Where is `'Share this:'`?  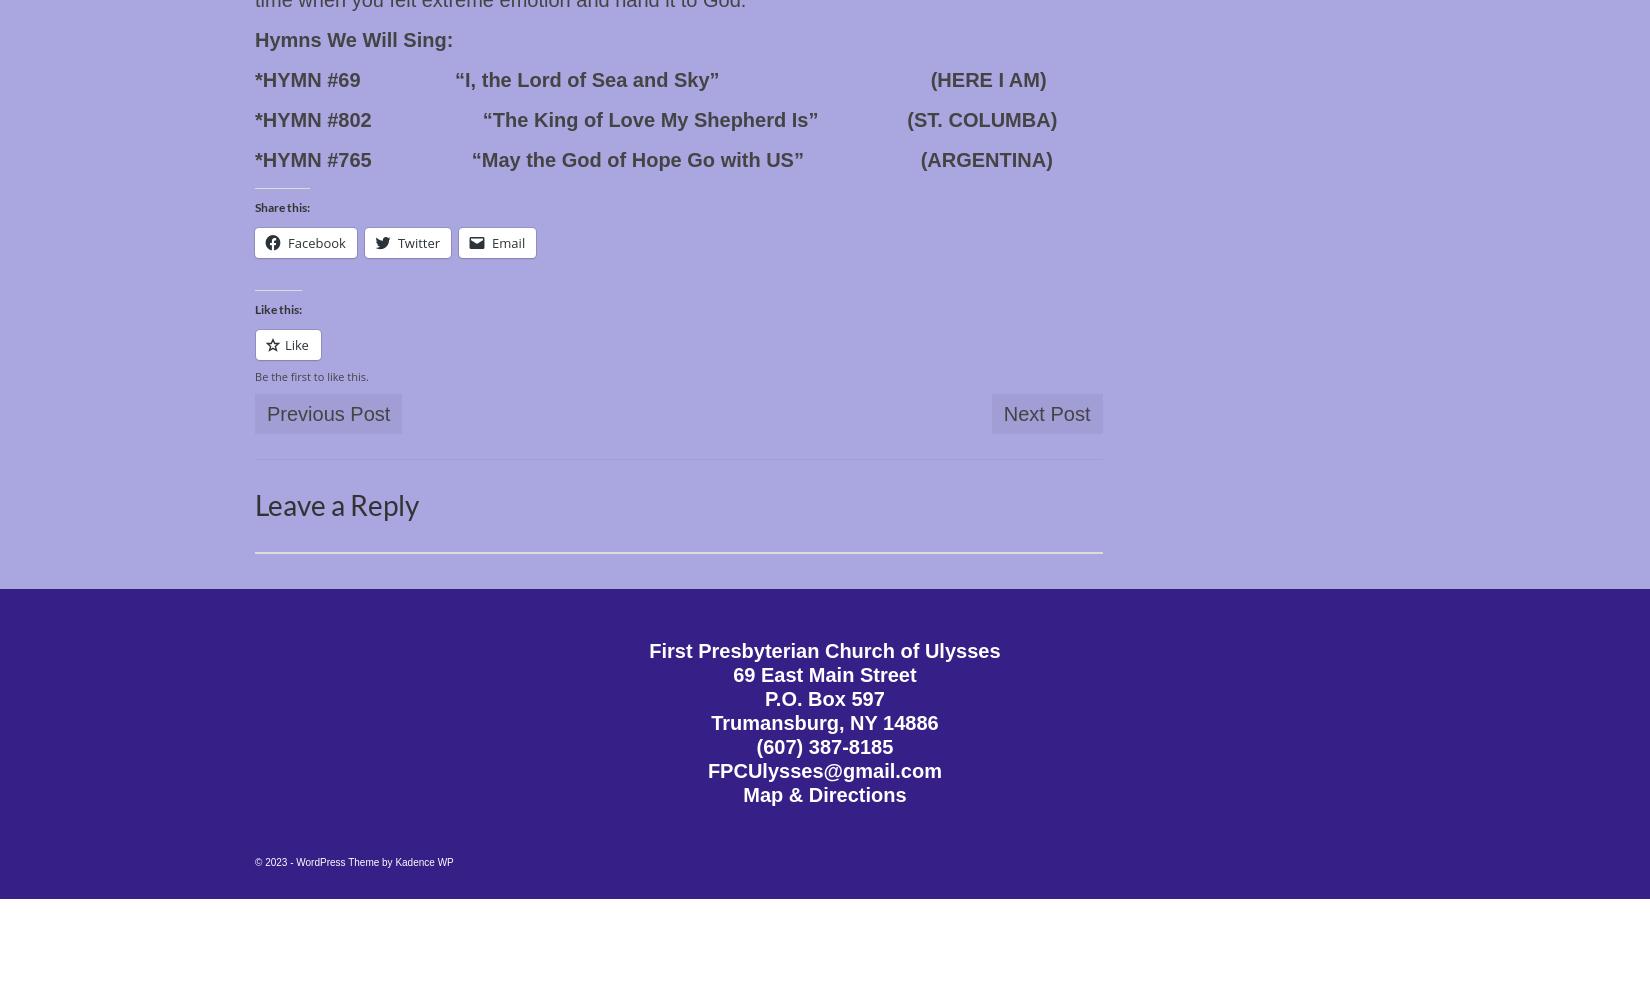
'Share this:' is located at coordinates (282, 206).